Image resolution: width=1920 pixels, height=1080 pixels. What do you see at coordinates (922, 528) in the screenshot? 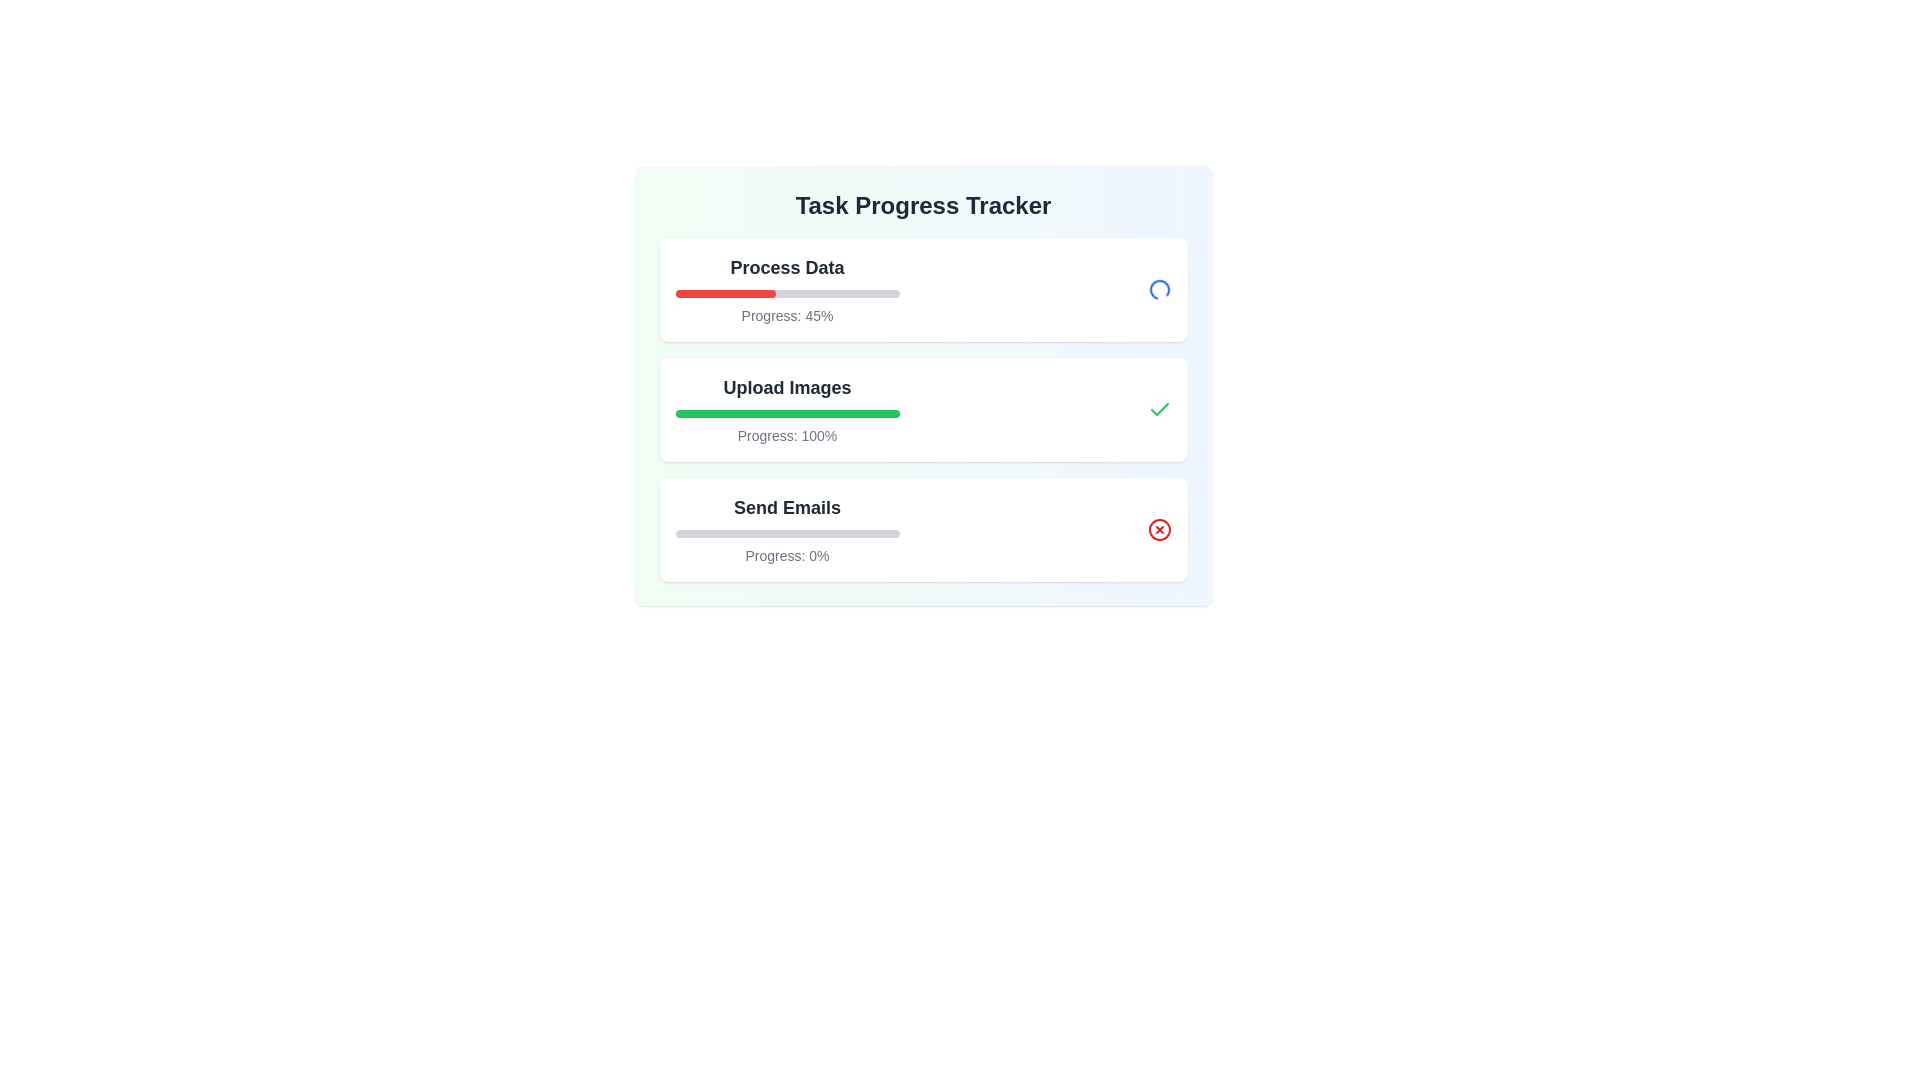
I see `the Progress tracker item element, which displays 'Send Emails' and its progress status 'Progress: 0%'` at bounding box center [922, 528].